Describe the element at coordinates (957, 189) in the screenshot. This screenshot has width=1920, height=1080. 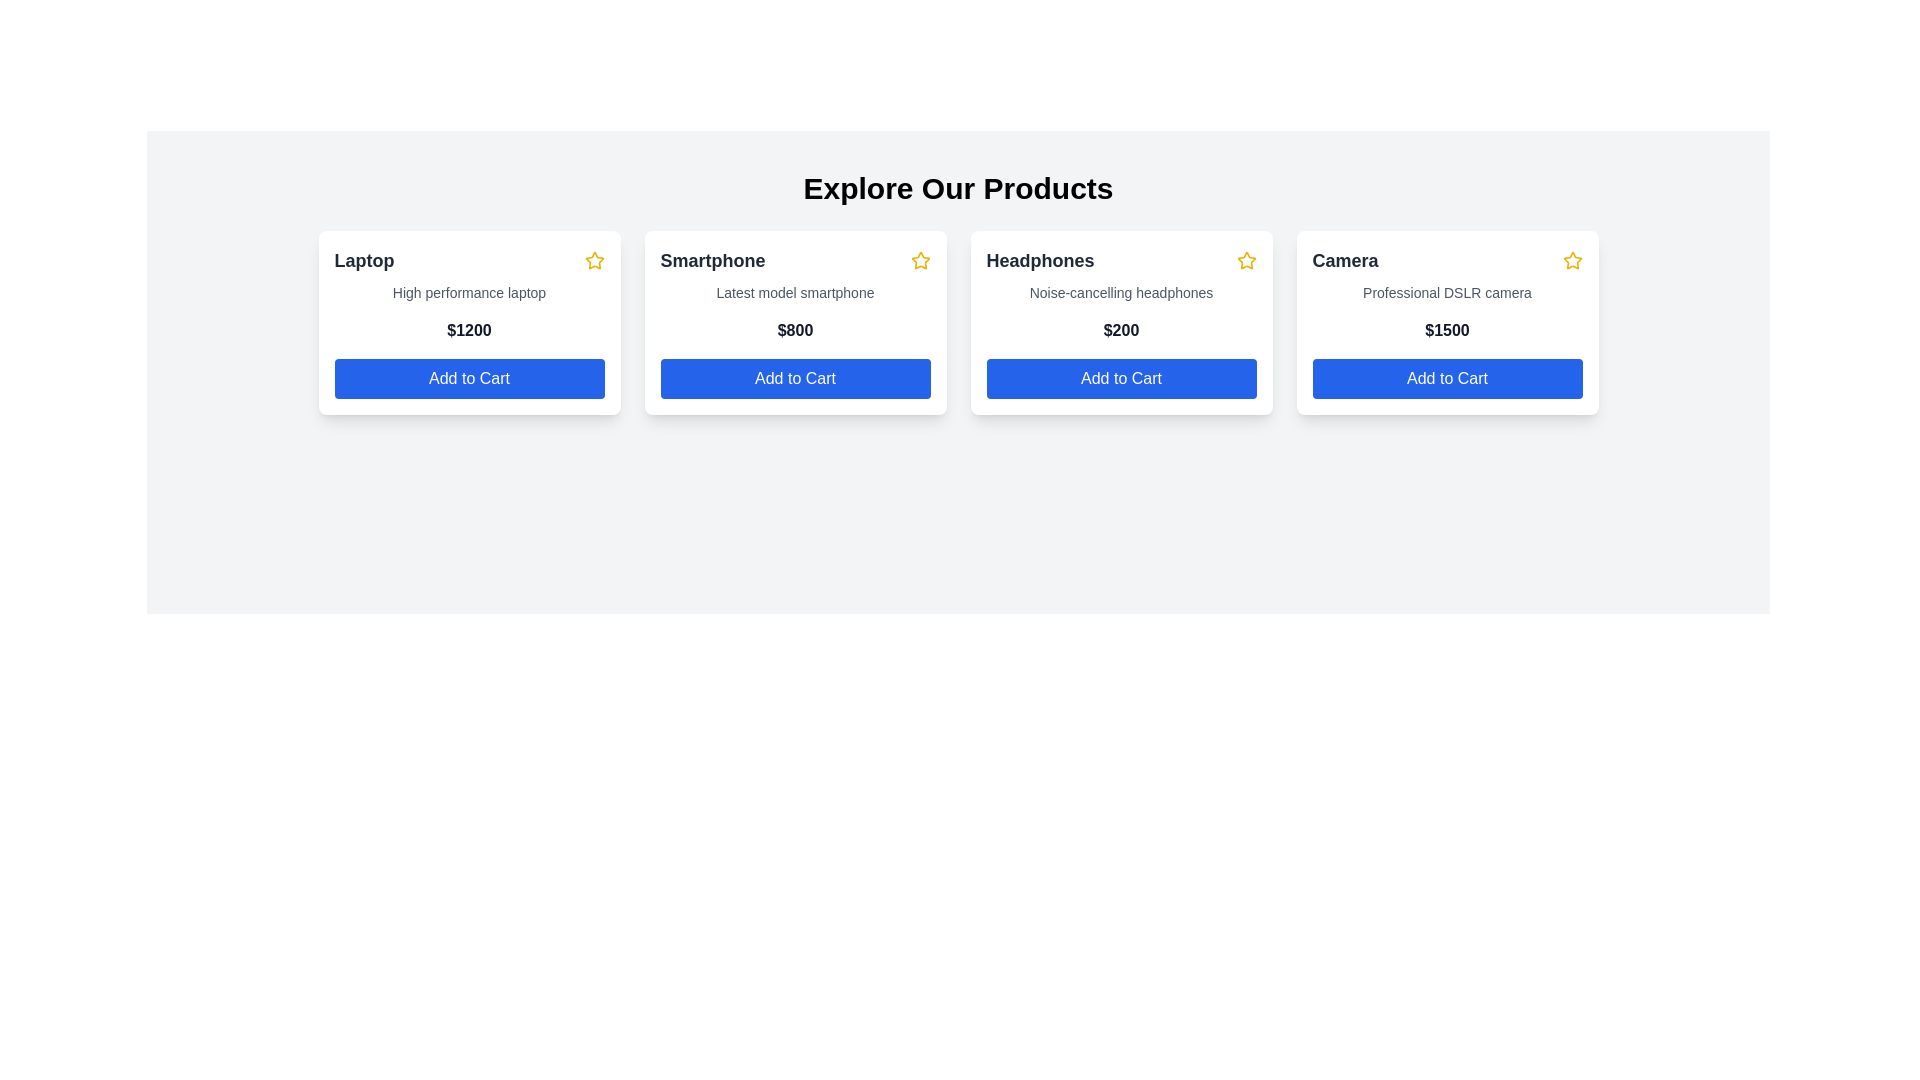
I see `bold title text element that says 'Explore Our Products', which is centered at the top of the layout above the product cards` at that location.